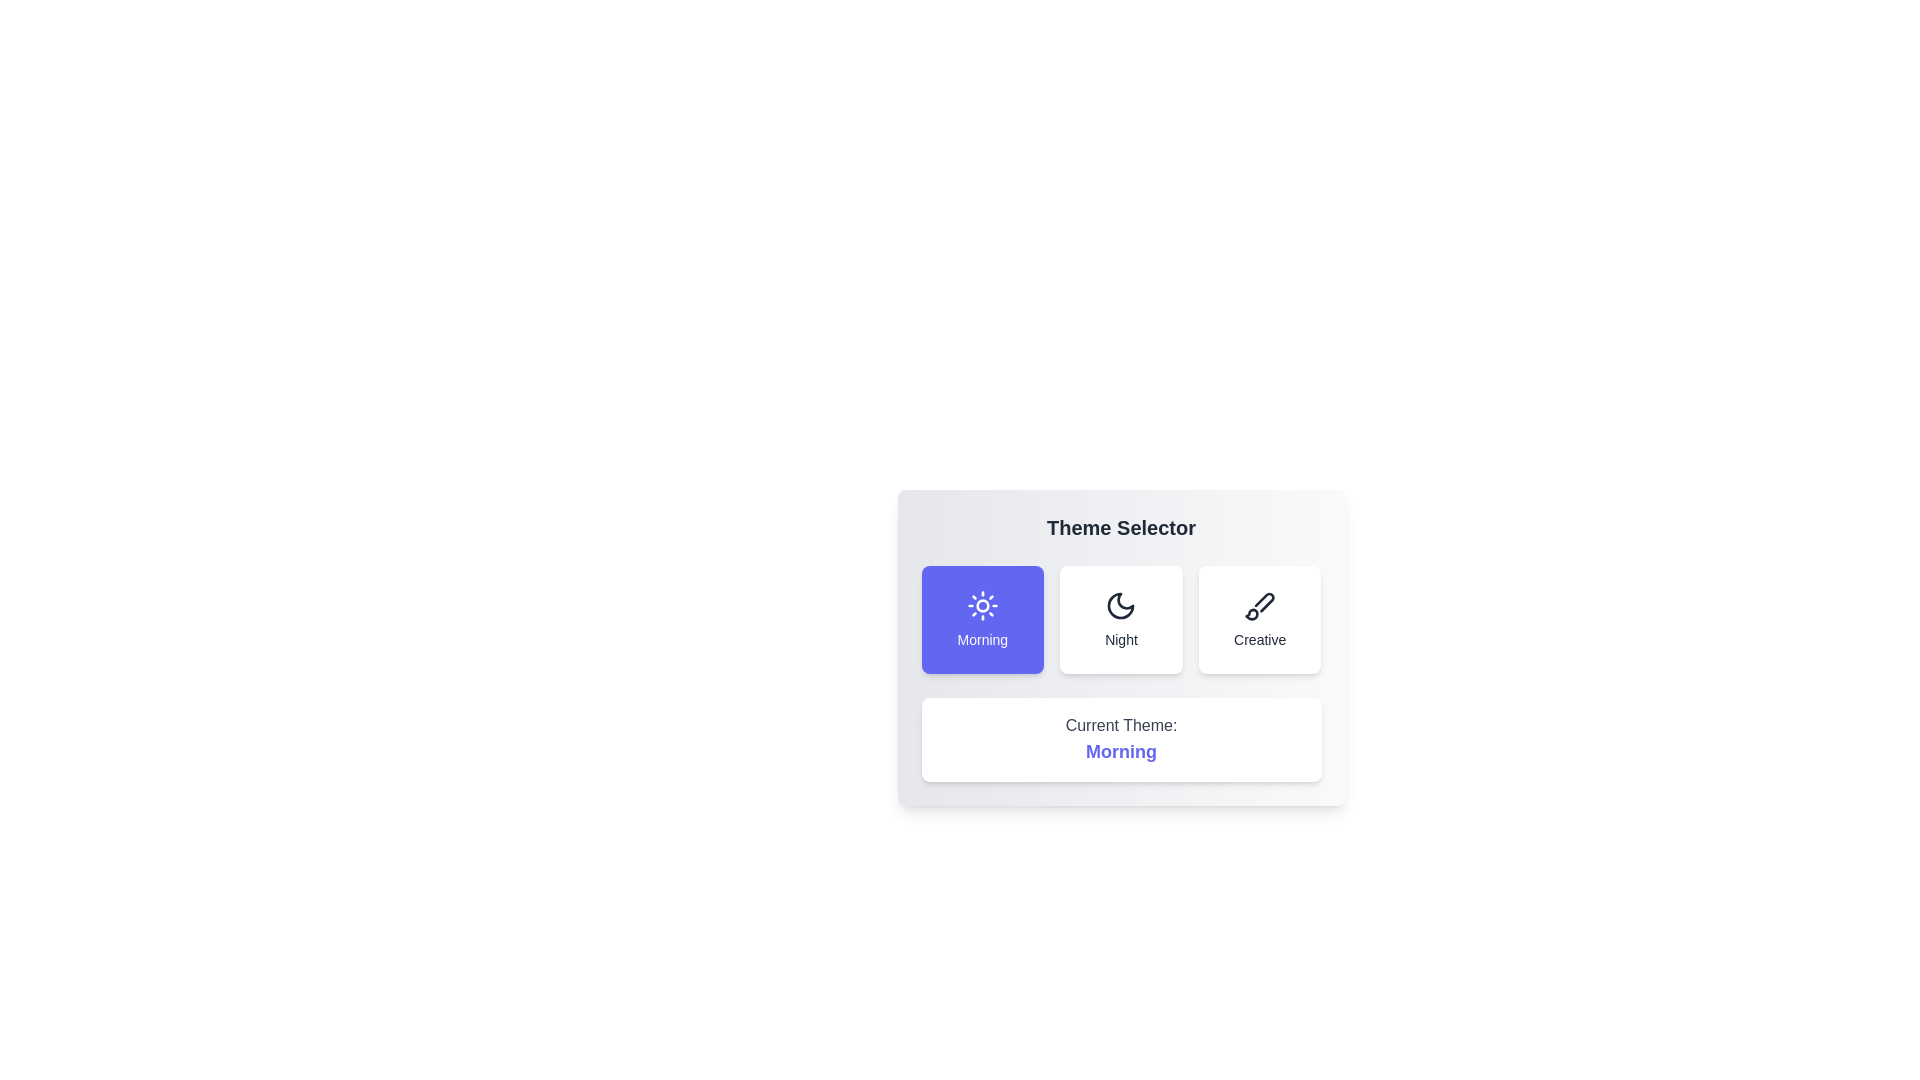 The height and width of the screenshot is (1080, 1920). Describe the element at coordinates (1259, 619) in the screenshot. I see `the Creative button to observe its hover effect` at that location.